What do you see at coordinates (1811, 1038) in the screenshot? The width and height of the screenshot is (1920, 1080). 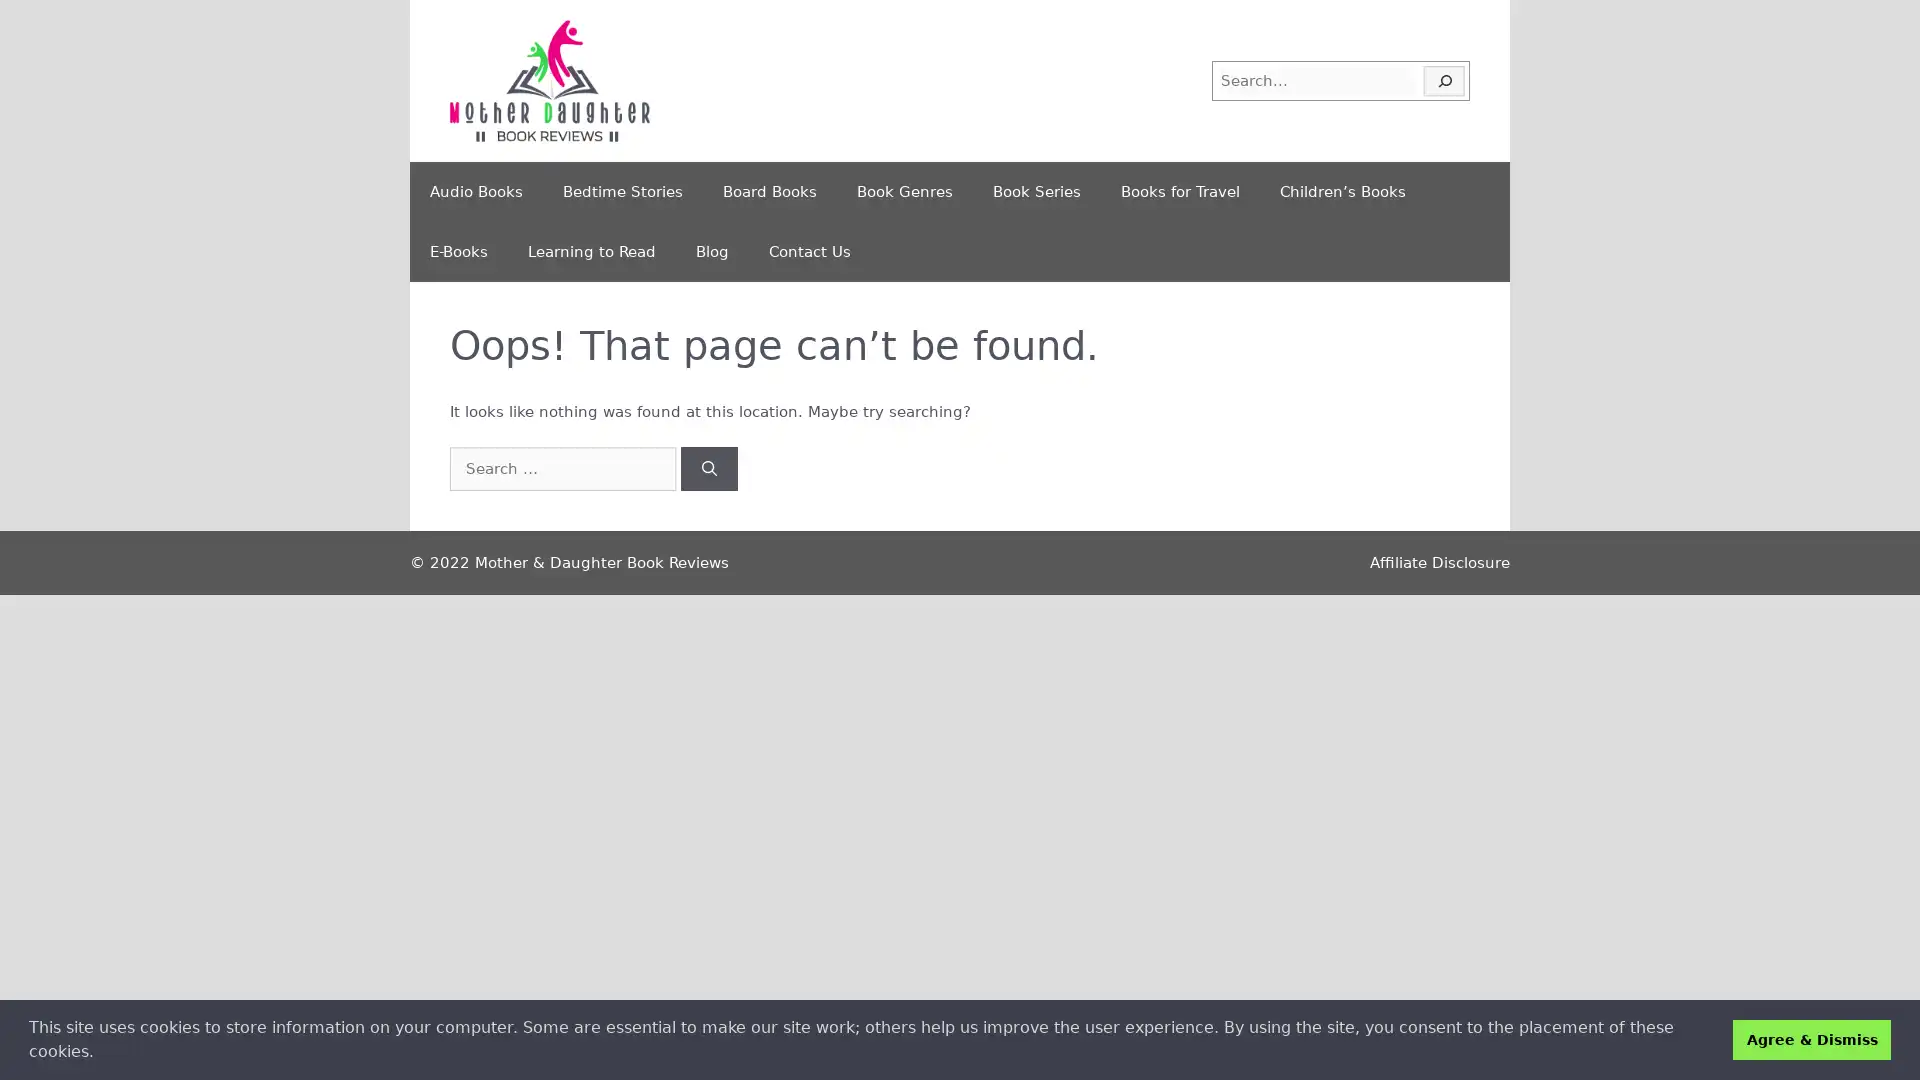 I see `dismiss cookie message` at bounding box center [1811, 1038].